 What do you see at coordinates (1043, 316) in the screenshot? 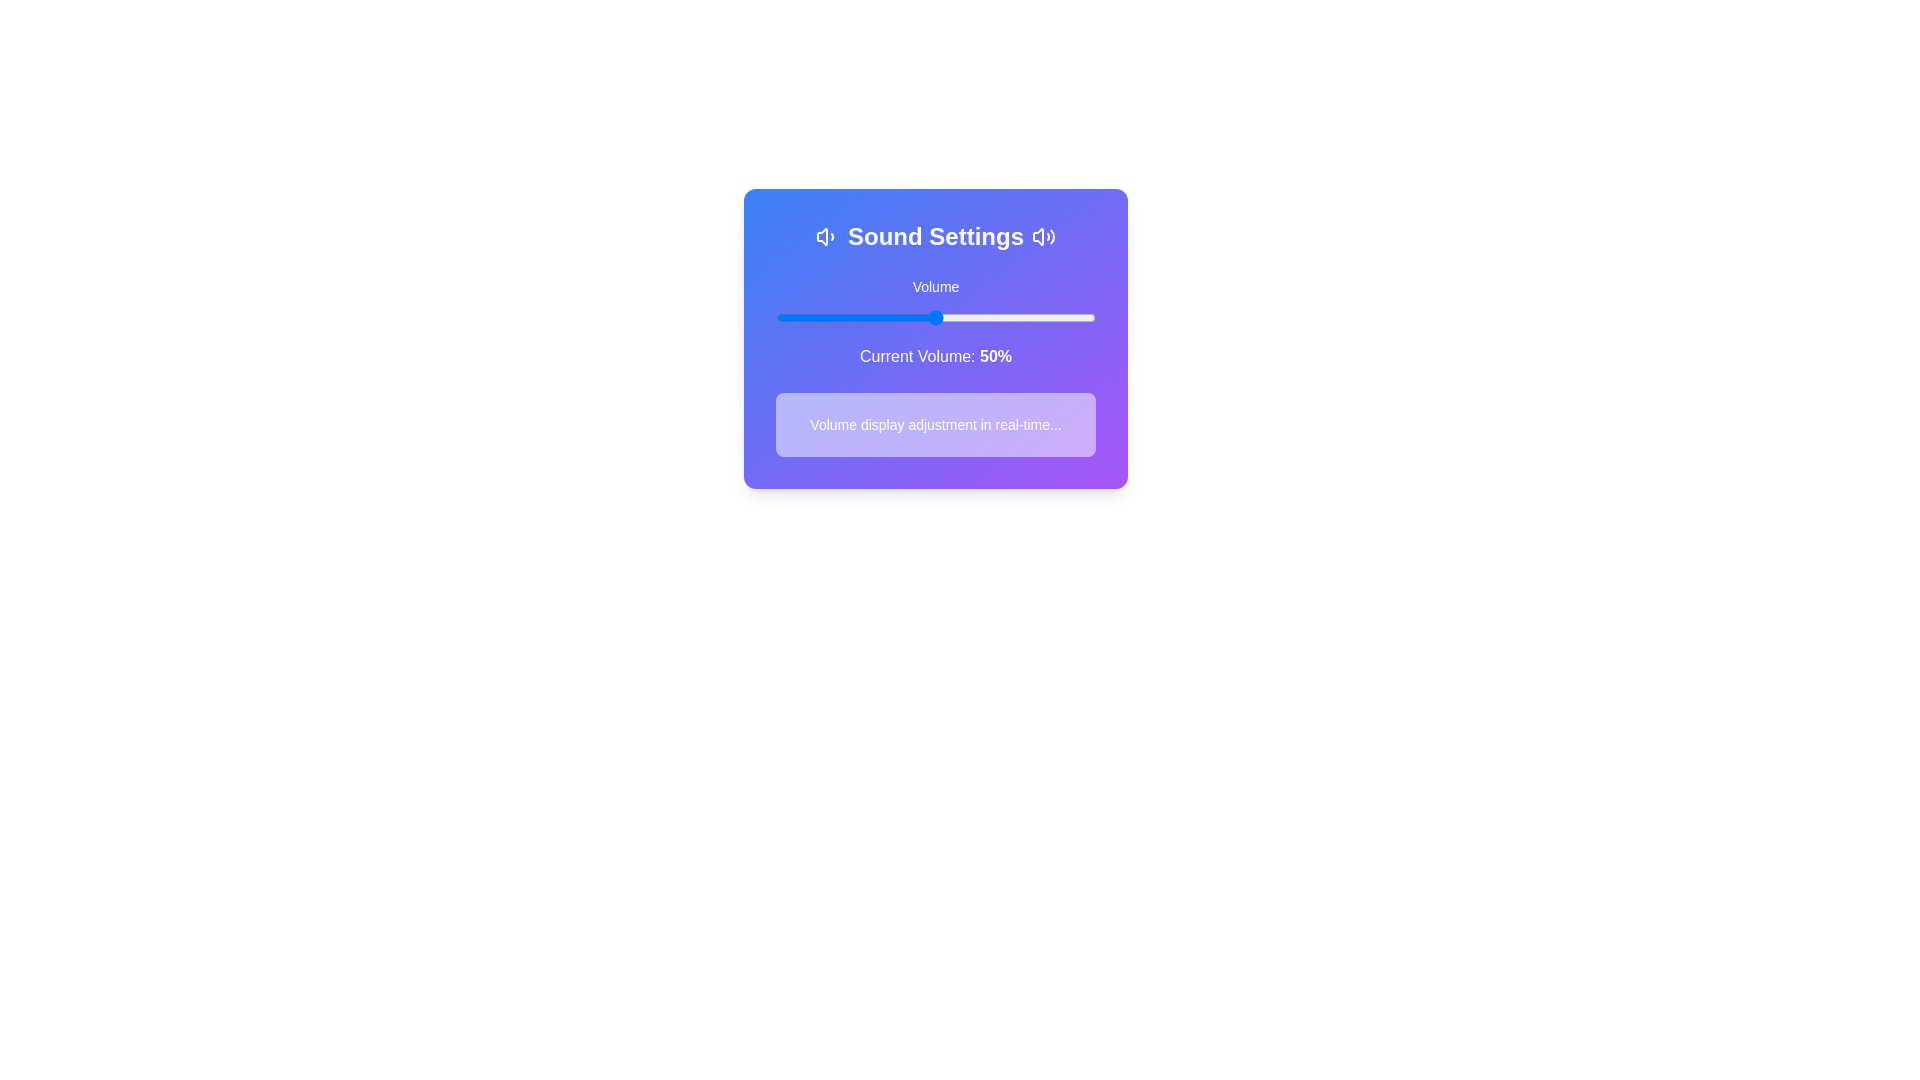
I see `the volume slider to set the volume to 84%` at bounding box center [1043, 316].